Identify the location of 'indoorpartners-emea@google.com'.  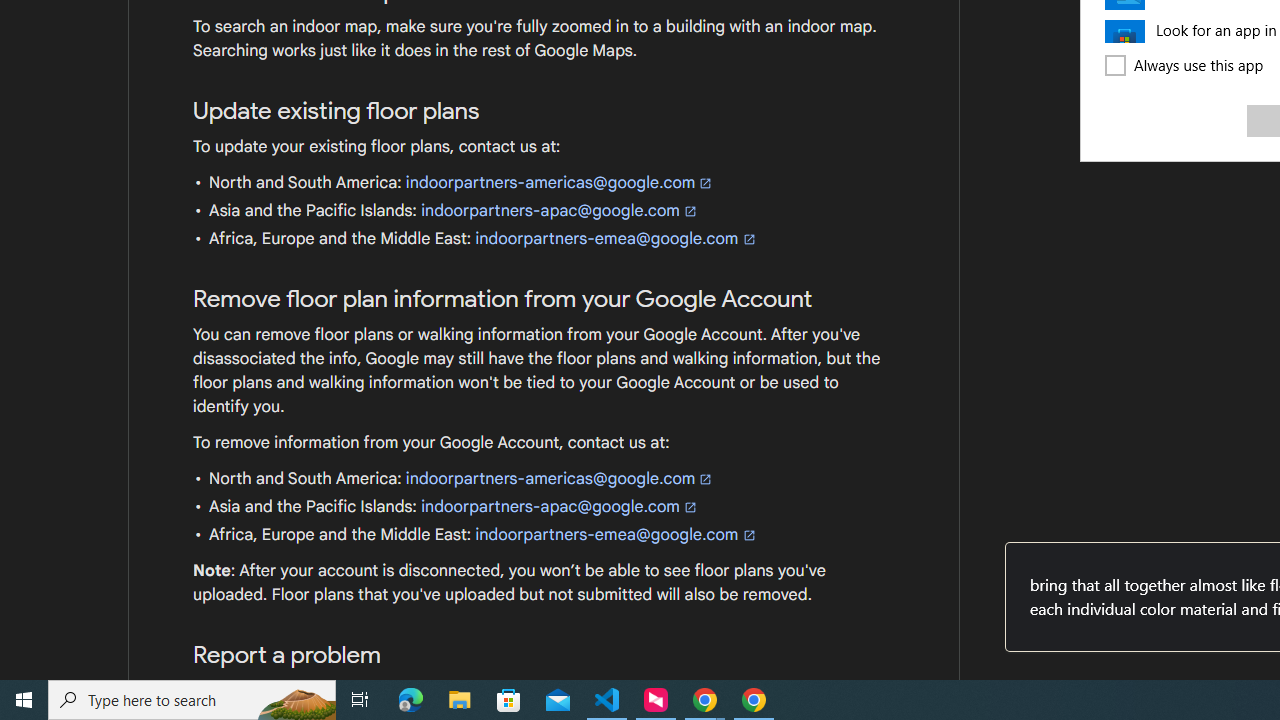
(615, 533).